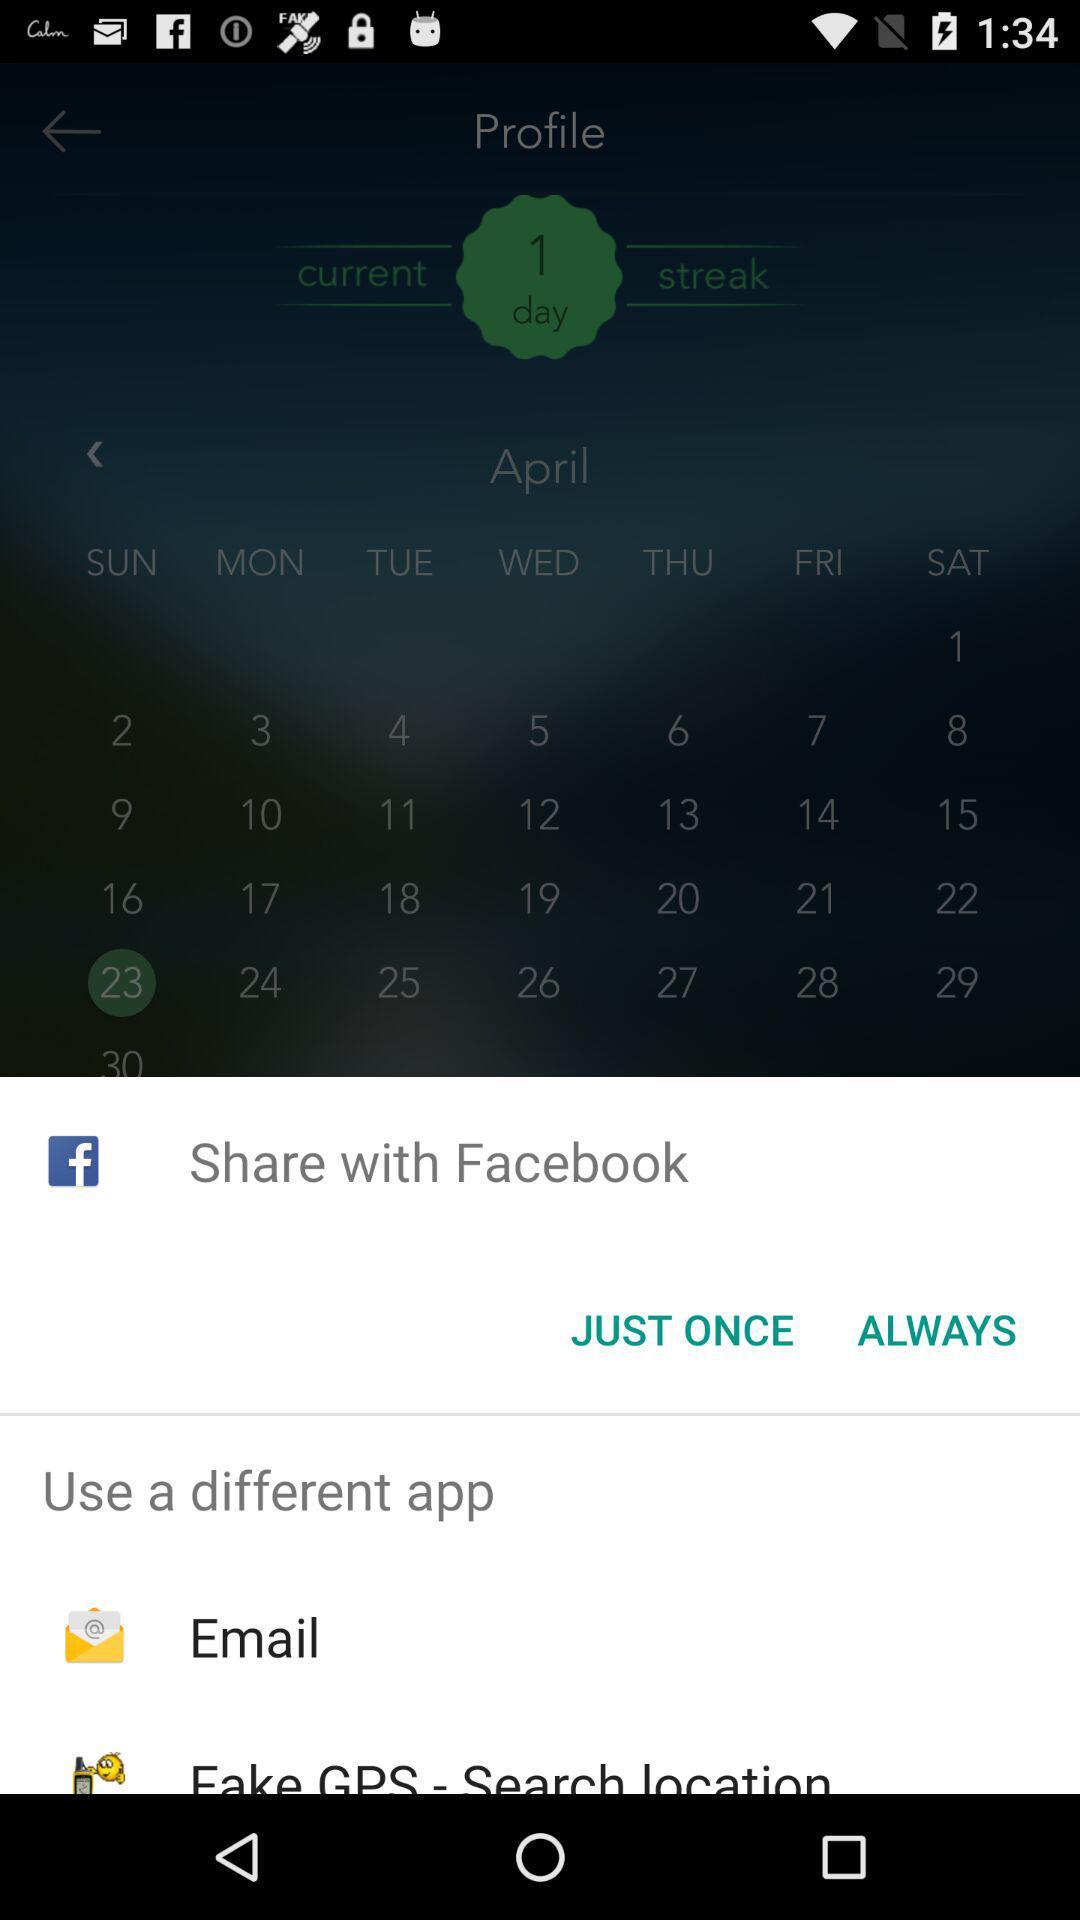  What do you see at coordinates (540, 1489) in the screenshot?
I see `the icon above email item` at bounding box center [540, 1489].